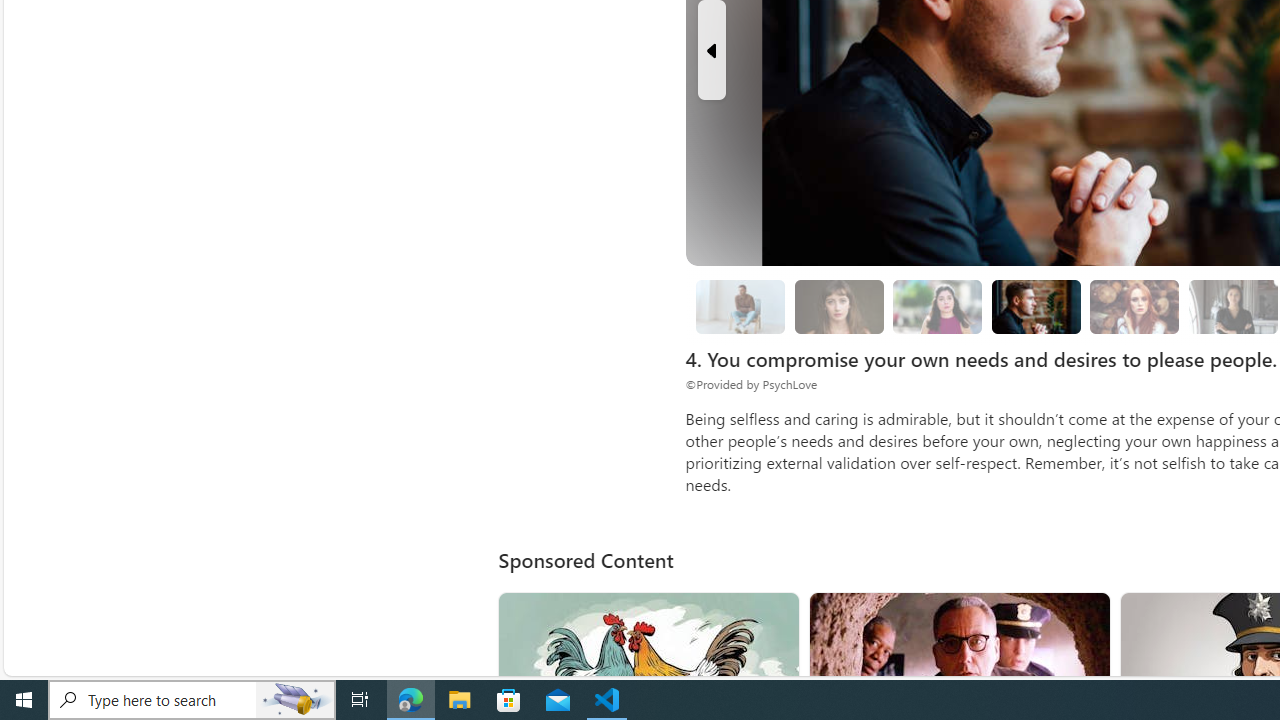  What do you see at coordinates (739, 307) in the screenshot?
I see `'3. Put some thought into it.'` at bounding box center [739, 307].